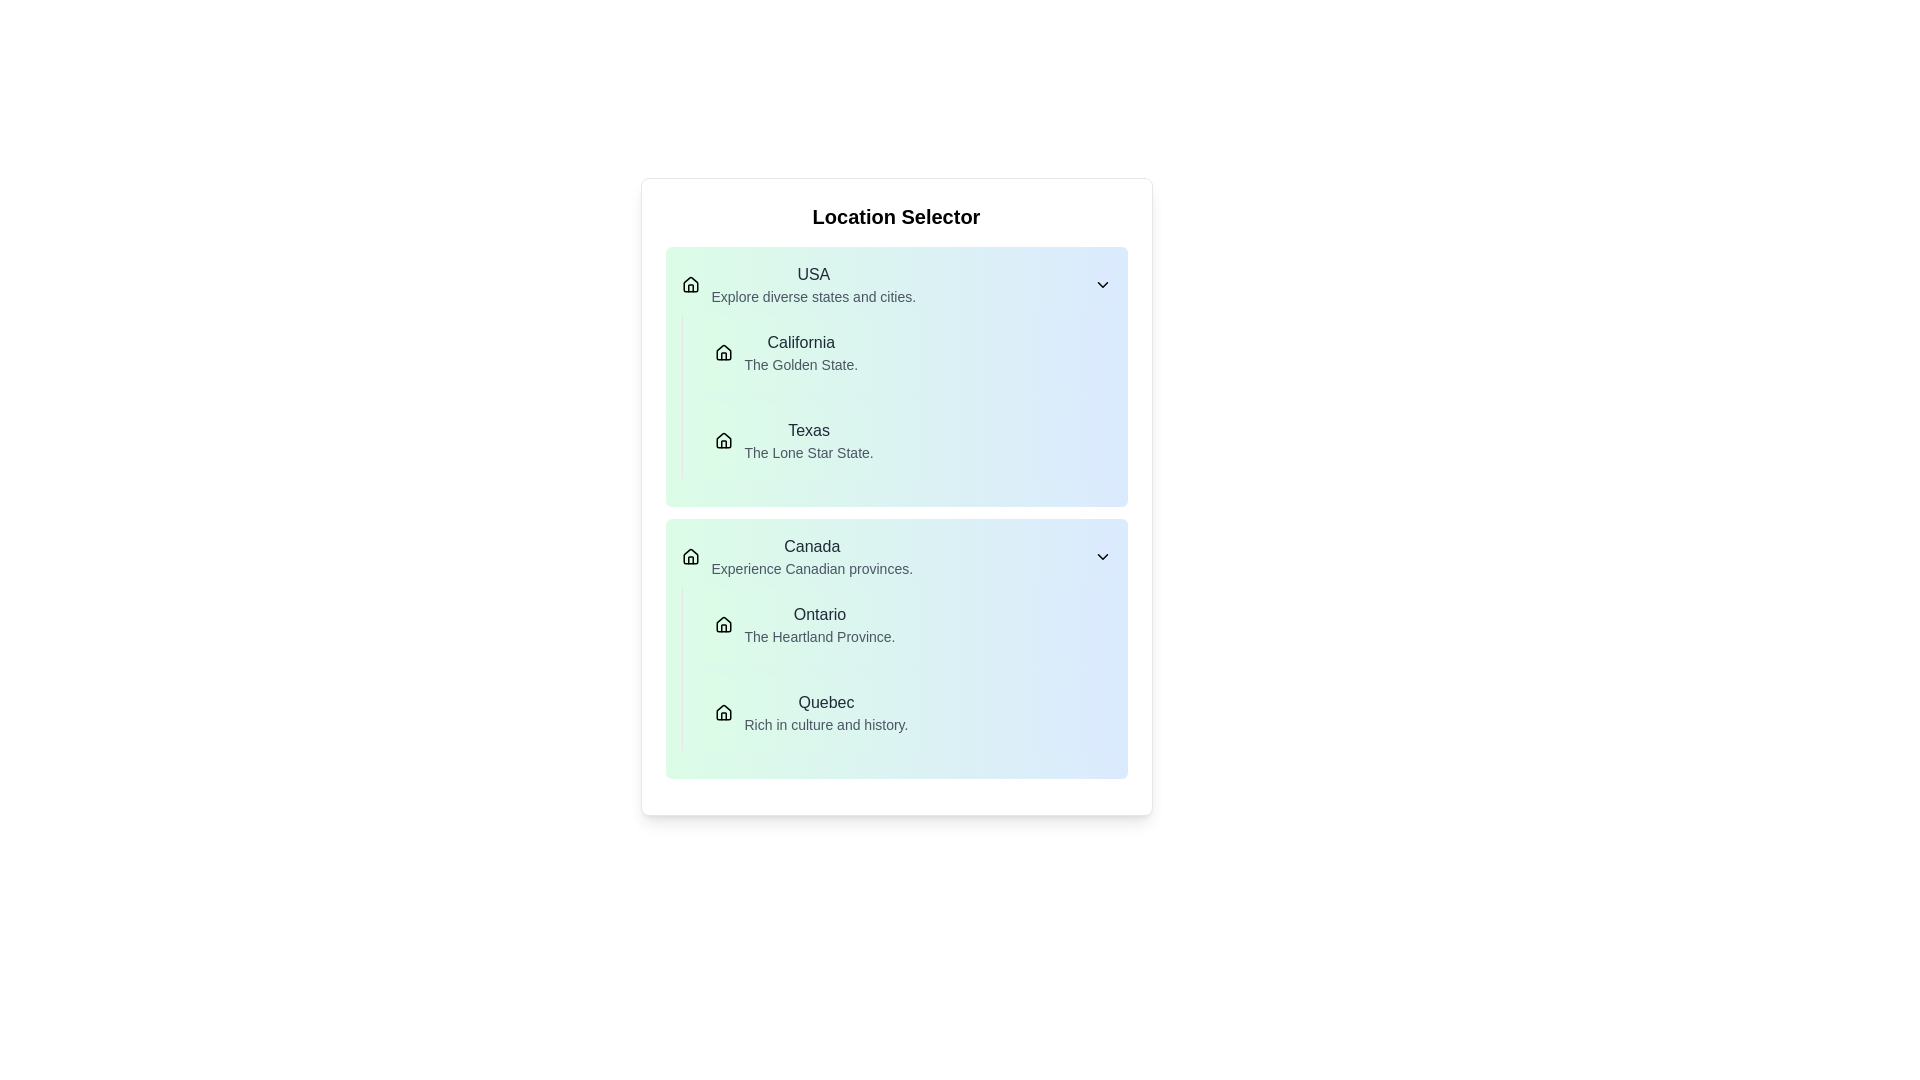 This screenshot has height=1080, width=1920. Describe the element at coordinates (895, 556) in the screenshot. I see `the first list item representing Canada in the region selector interface` at that location.